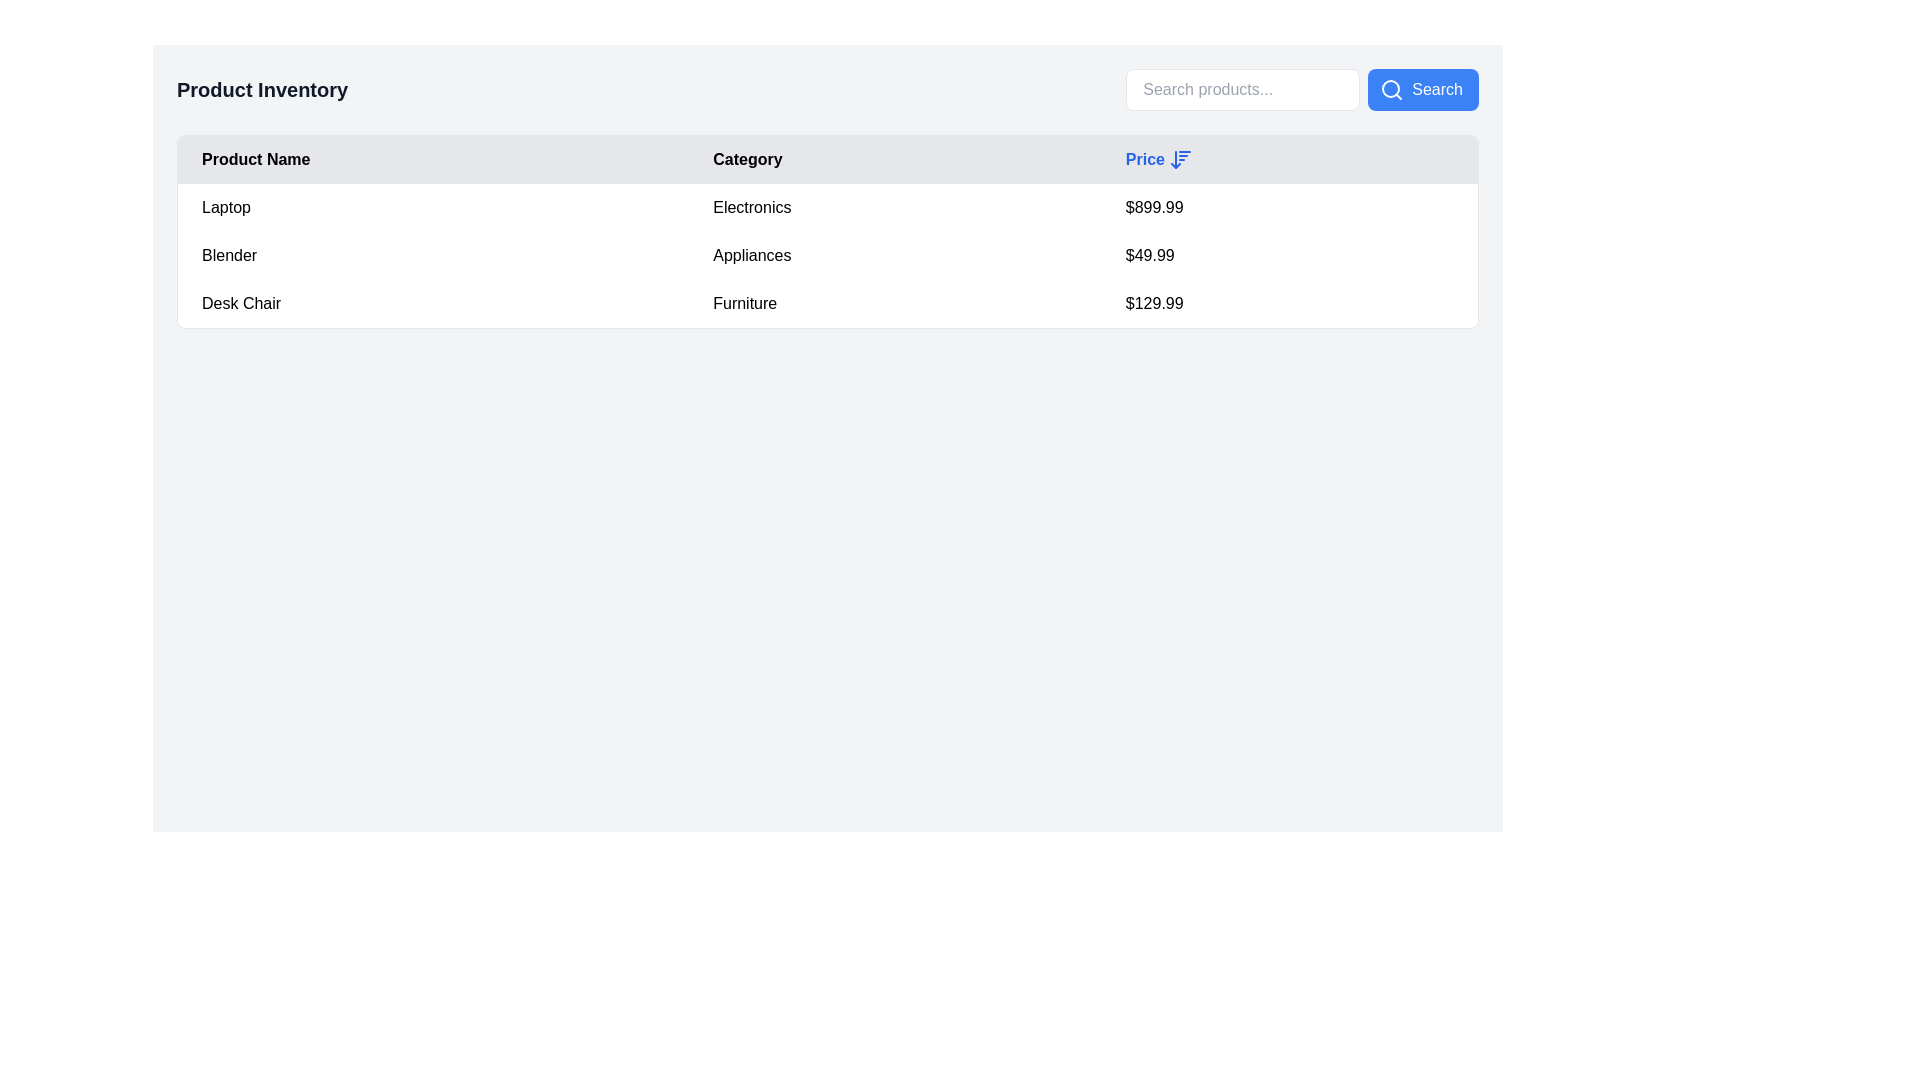 The width and height of the screenshot is (1920, 1080). Describe the element at coordinates (1180, 158) in the screenshot. I see `the sorting icon located to the right of the 'Price' text in the column header to change the sorting order for the prices shown in the table below` at that location.